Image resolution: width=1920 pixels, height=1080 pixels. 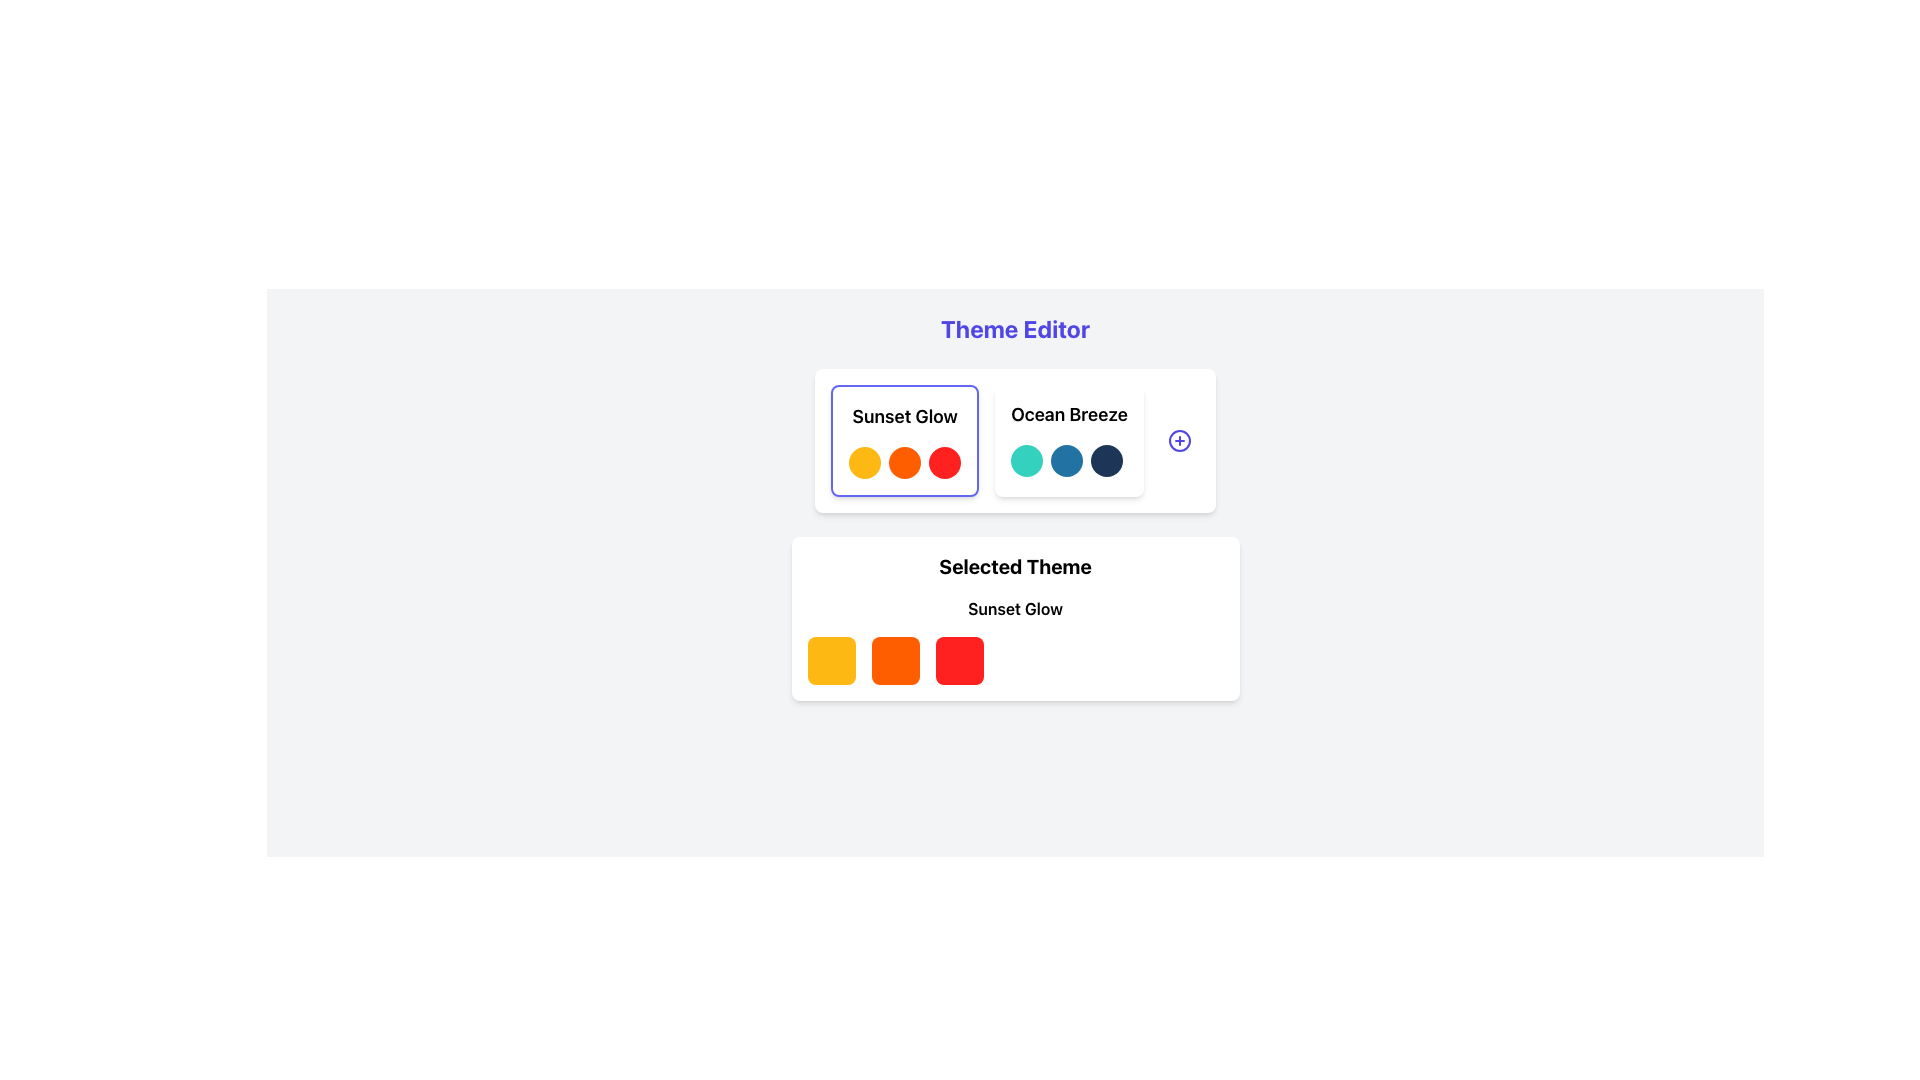 What do you see at coordinates (904, 462) in the screenshot?
I see `the red circular icon within the 'Sunset Glow' visual representation component in the Theme Editor interface` at bounding box center [904, 462].